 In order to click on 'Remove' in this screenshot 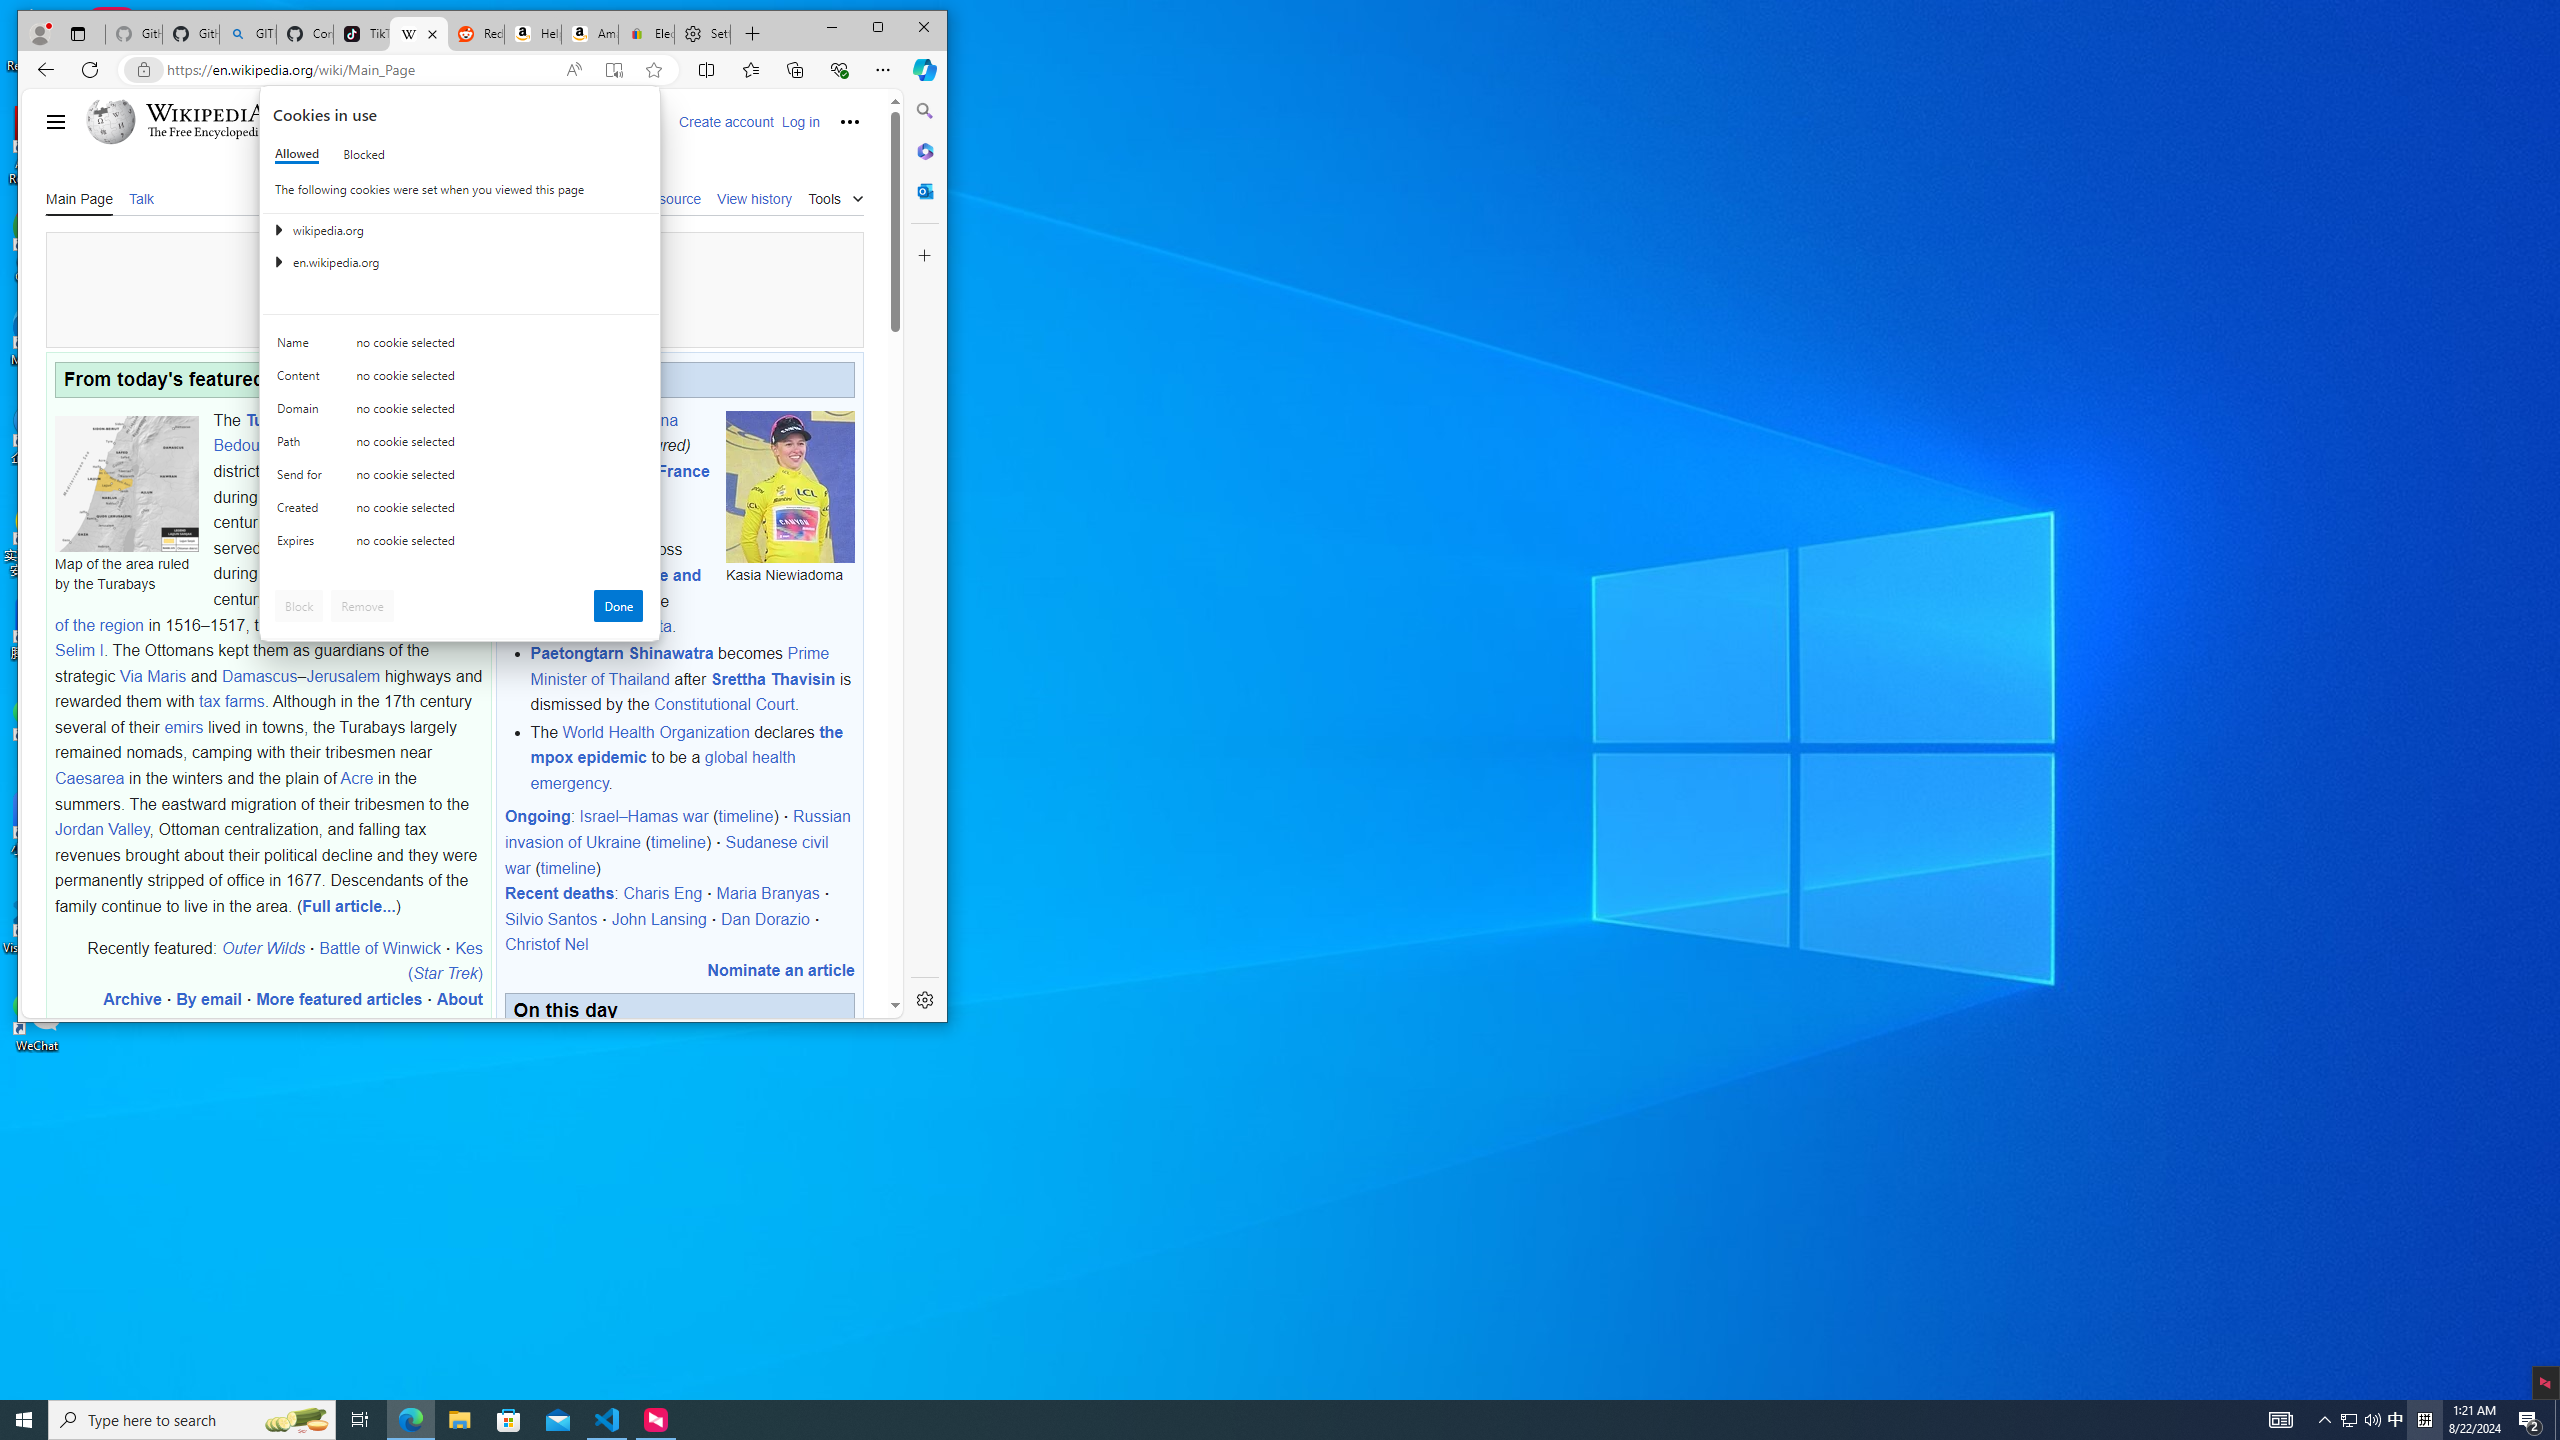, I will do `click(362, 605)`.